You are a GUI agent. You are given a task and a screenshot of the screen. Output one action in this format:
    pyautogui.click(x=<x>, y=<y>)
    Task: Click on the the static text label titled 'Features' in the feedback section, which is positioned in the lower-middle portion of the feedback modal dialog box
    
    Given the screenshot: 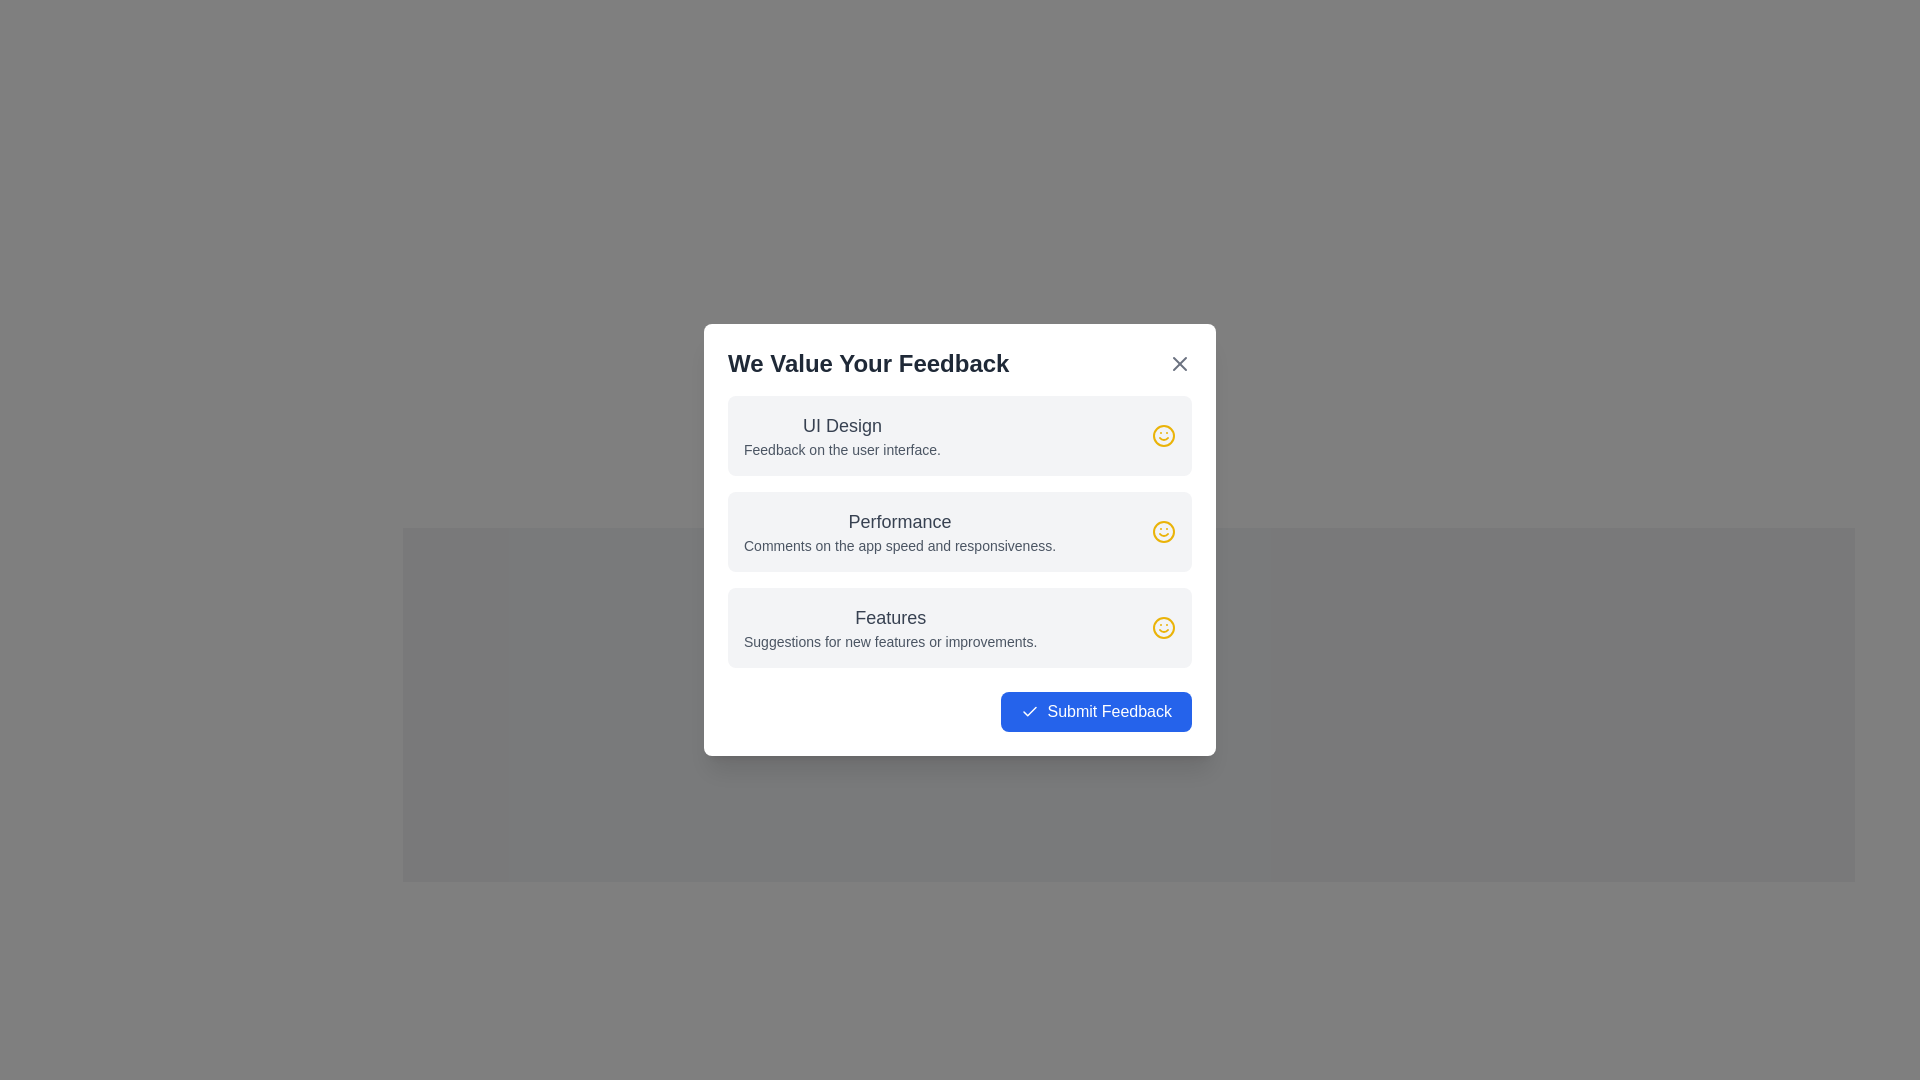 What is the action you would take?
    pyautogui.click(x=889, y=616)
    